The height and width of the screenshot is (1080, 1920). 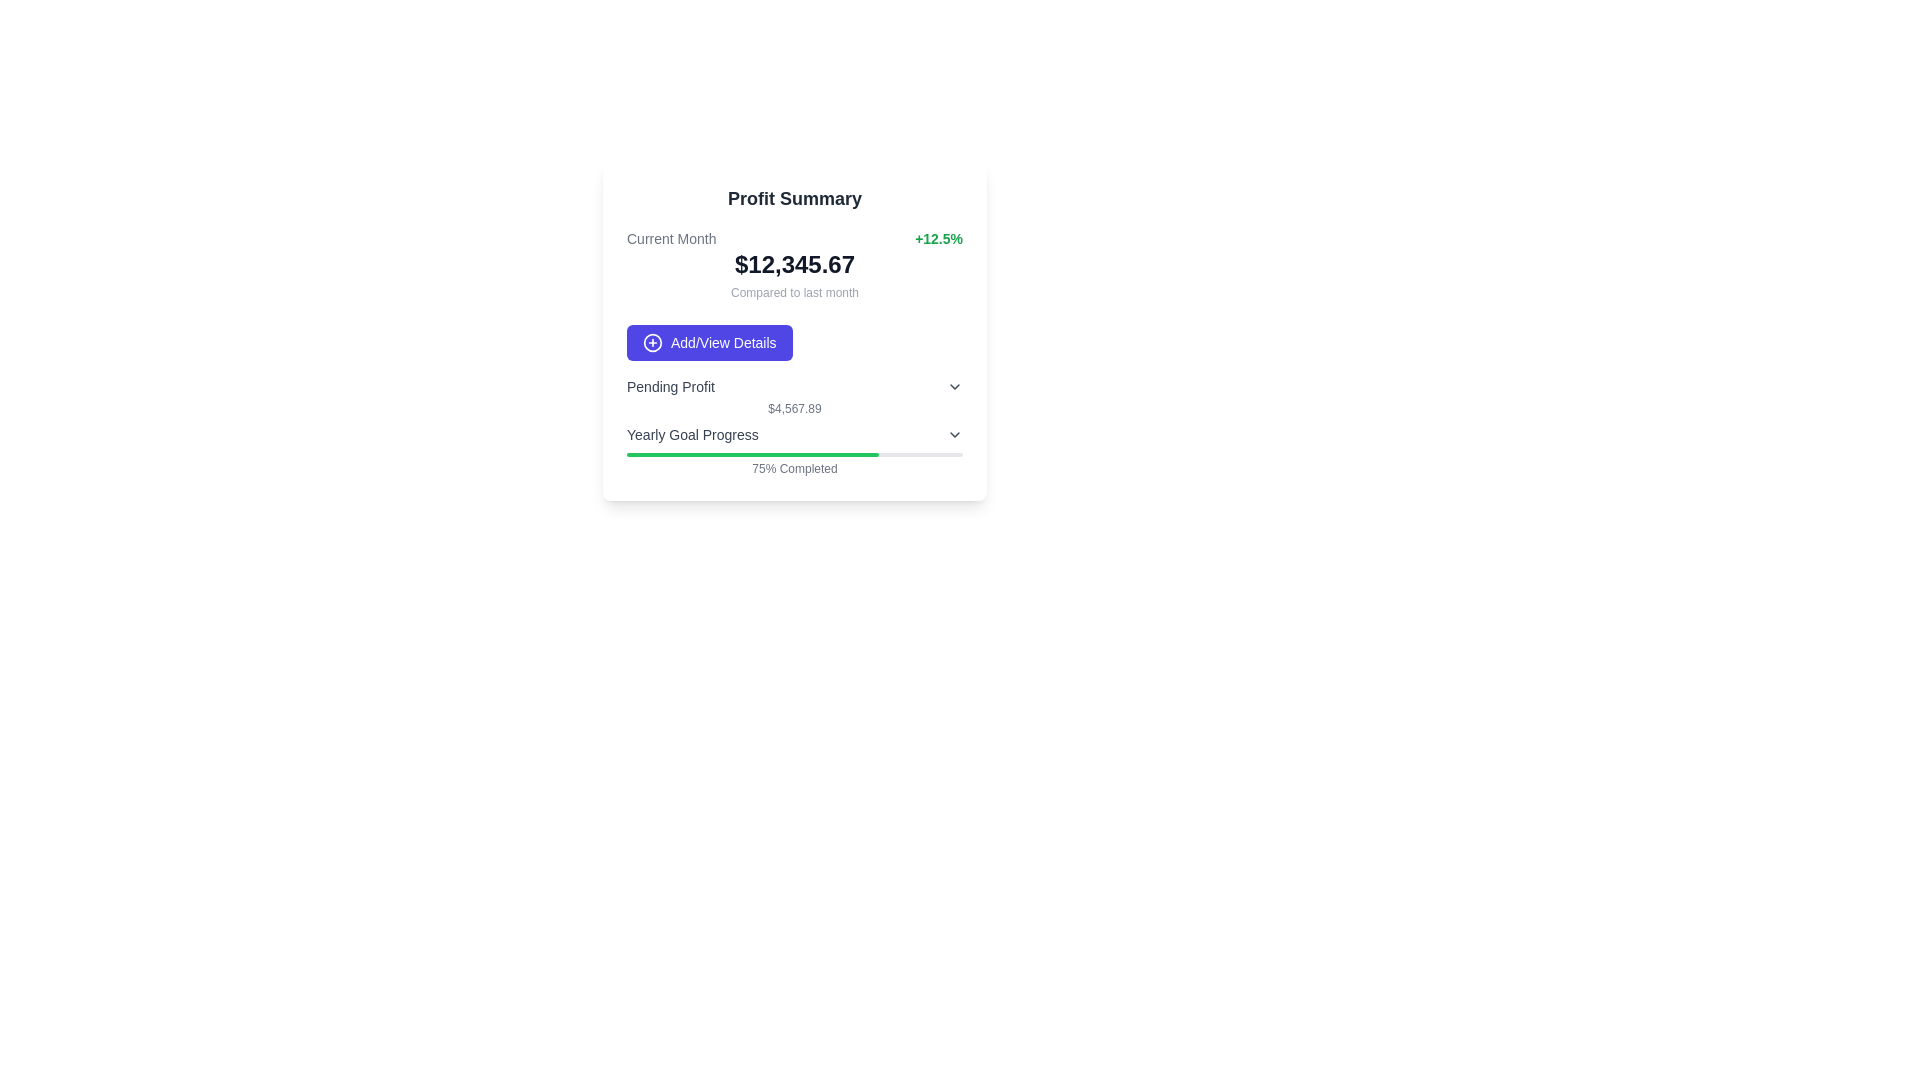 What do you see at coordinates (794, 293) in the screenshot?
I see `the text label that provides comparative context for the numerical data displayed above it, located below the number "$12,345.67" in the financial summary section` at bounding box center [794, 293].